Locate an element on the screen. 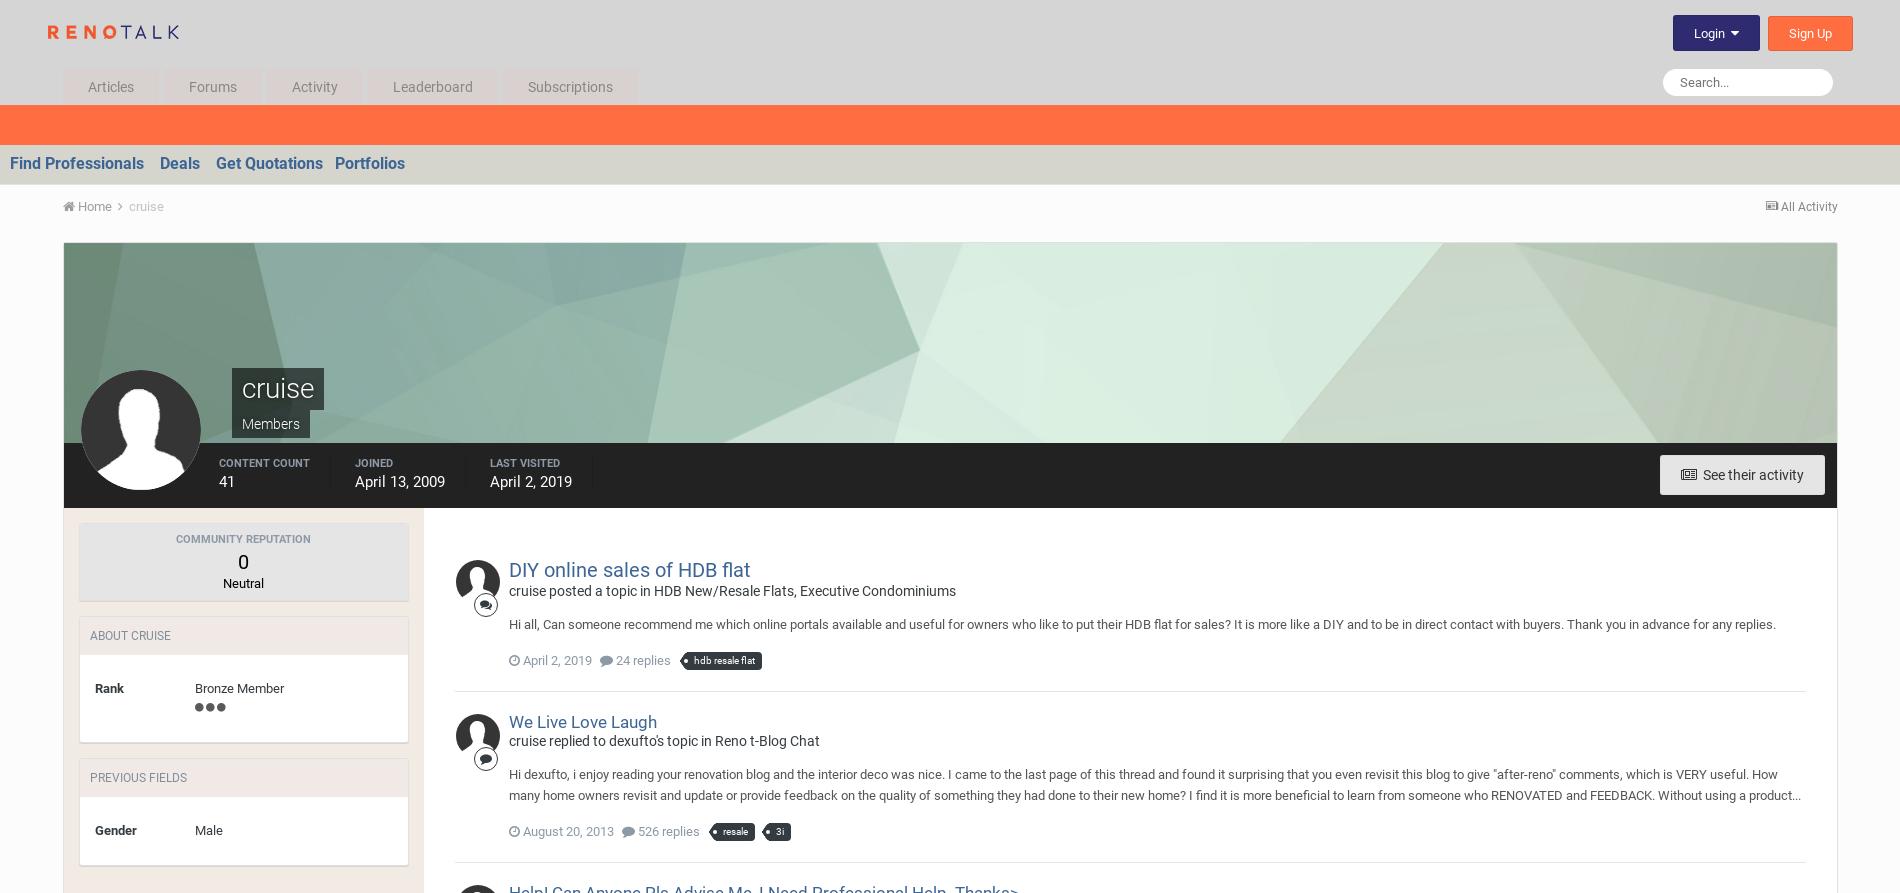  'Previous Fields' is located at coordinates (137, 776).